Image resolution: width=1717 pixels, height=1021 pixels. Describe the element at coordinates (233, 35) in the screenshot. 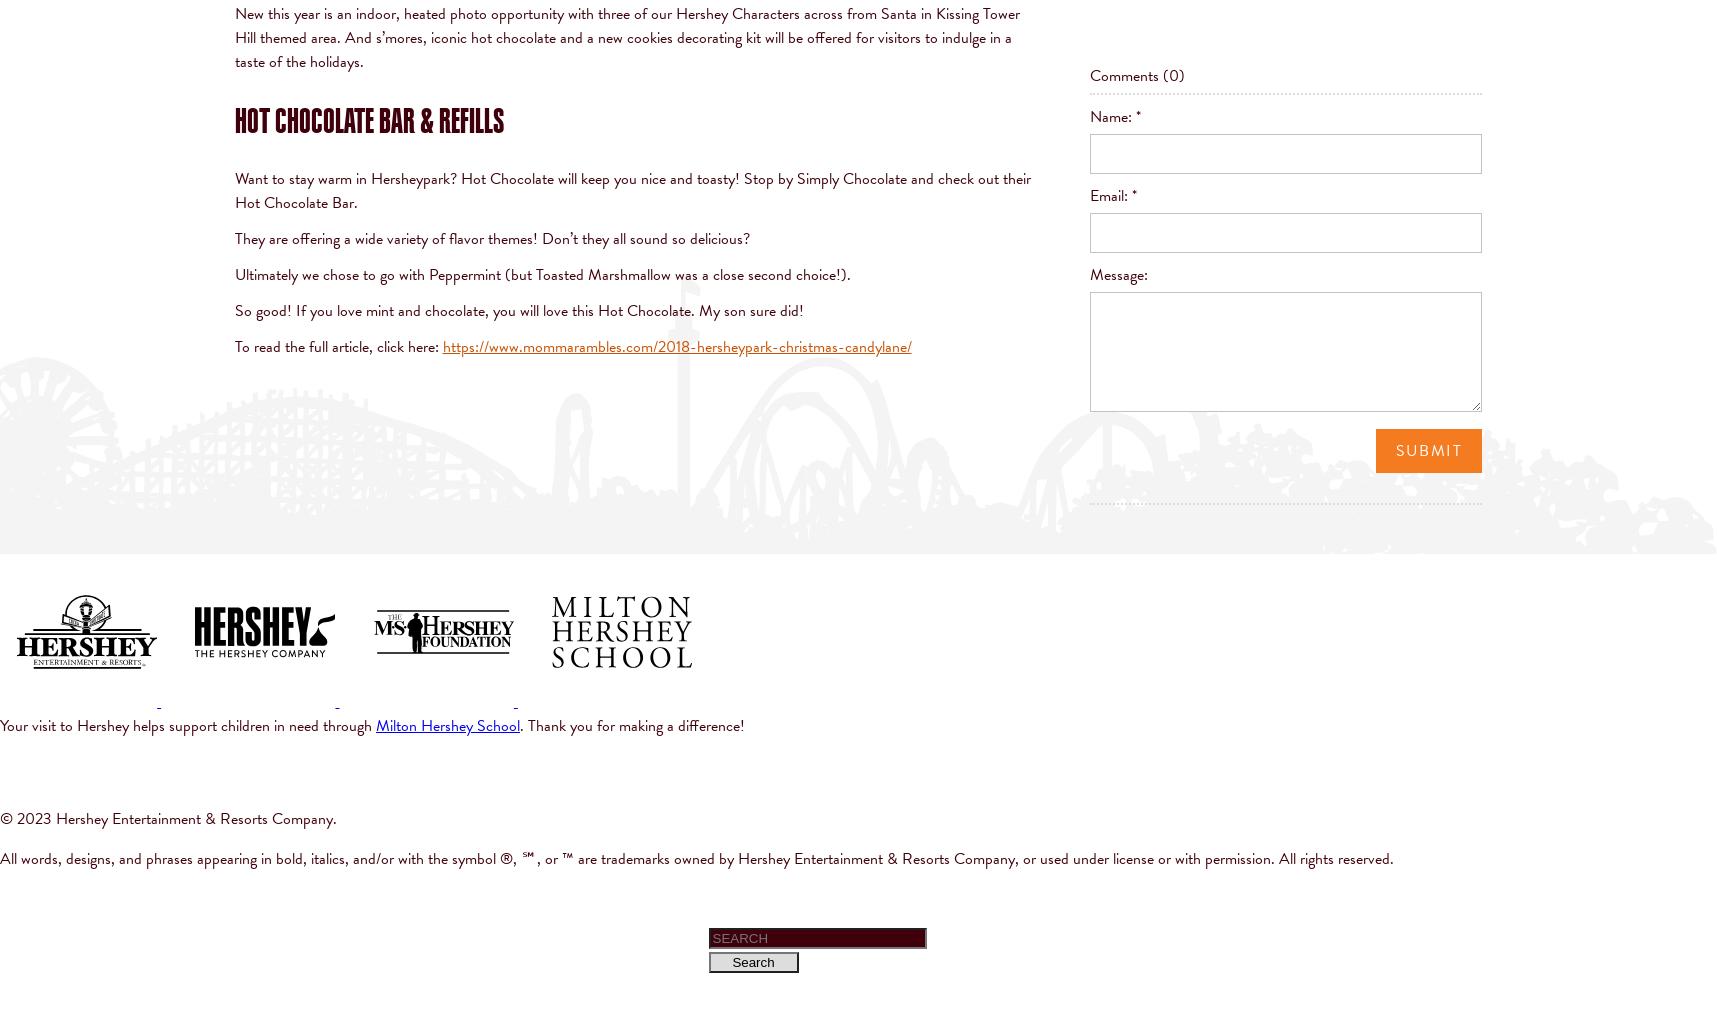

I see `'across from Santa in Kissing Tower Hill themed area. And s’mores, iconic hot chocolate and a new cookies decorating kit will be offered for visitors to indulge in a taste of the holidays.'` at that location.